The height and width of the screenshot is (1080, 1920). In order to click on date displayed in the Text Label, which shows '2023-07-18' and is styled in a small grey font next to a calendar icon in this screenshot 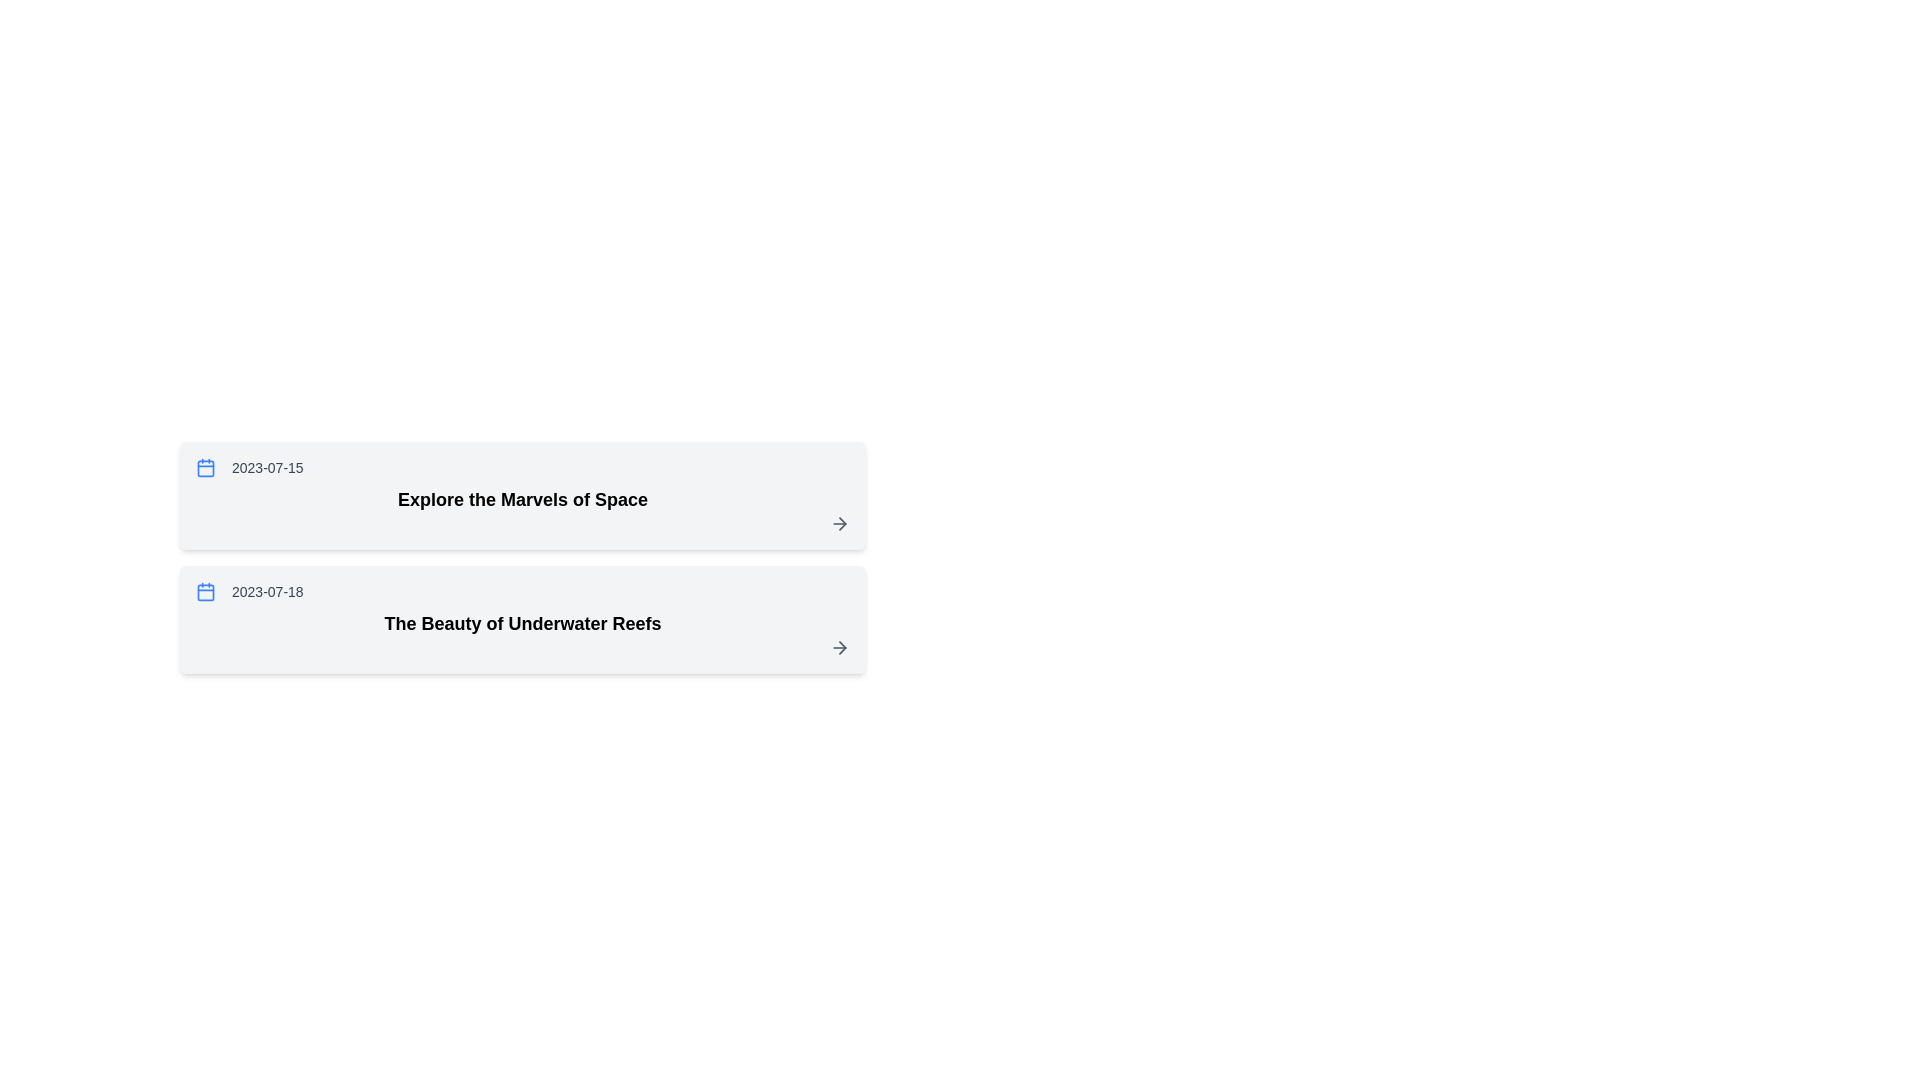, I will do `click(266, 590)`.